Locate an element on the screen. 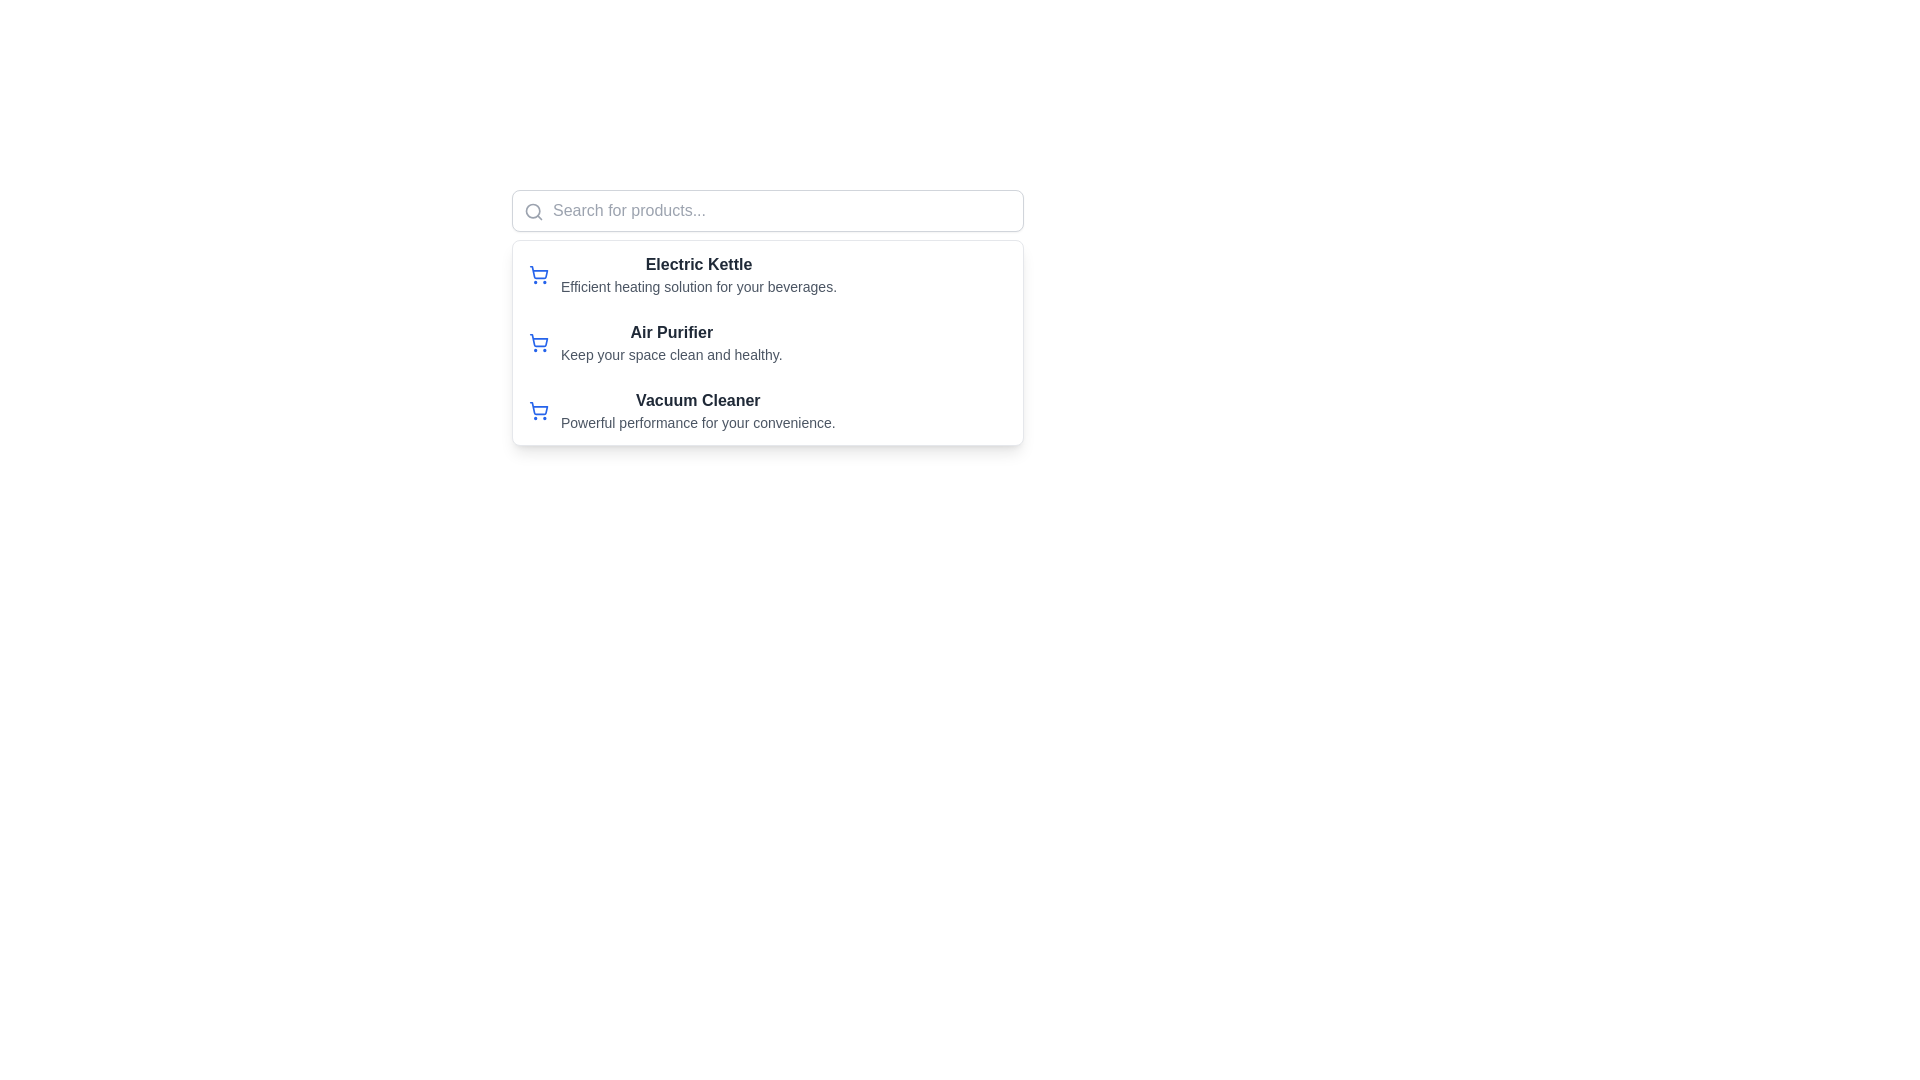 The height and width of the screenshot is (1080, 1920). the vector icon resembling a shopping cart, which is the primary graphical representation of the list item containing 'Electric Kettle' is located at coordinates (539, 339).